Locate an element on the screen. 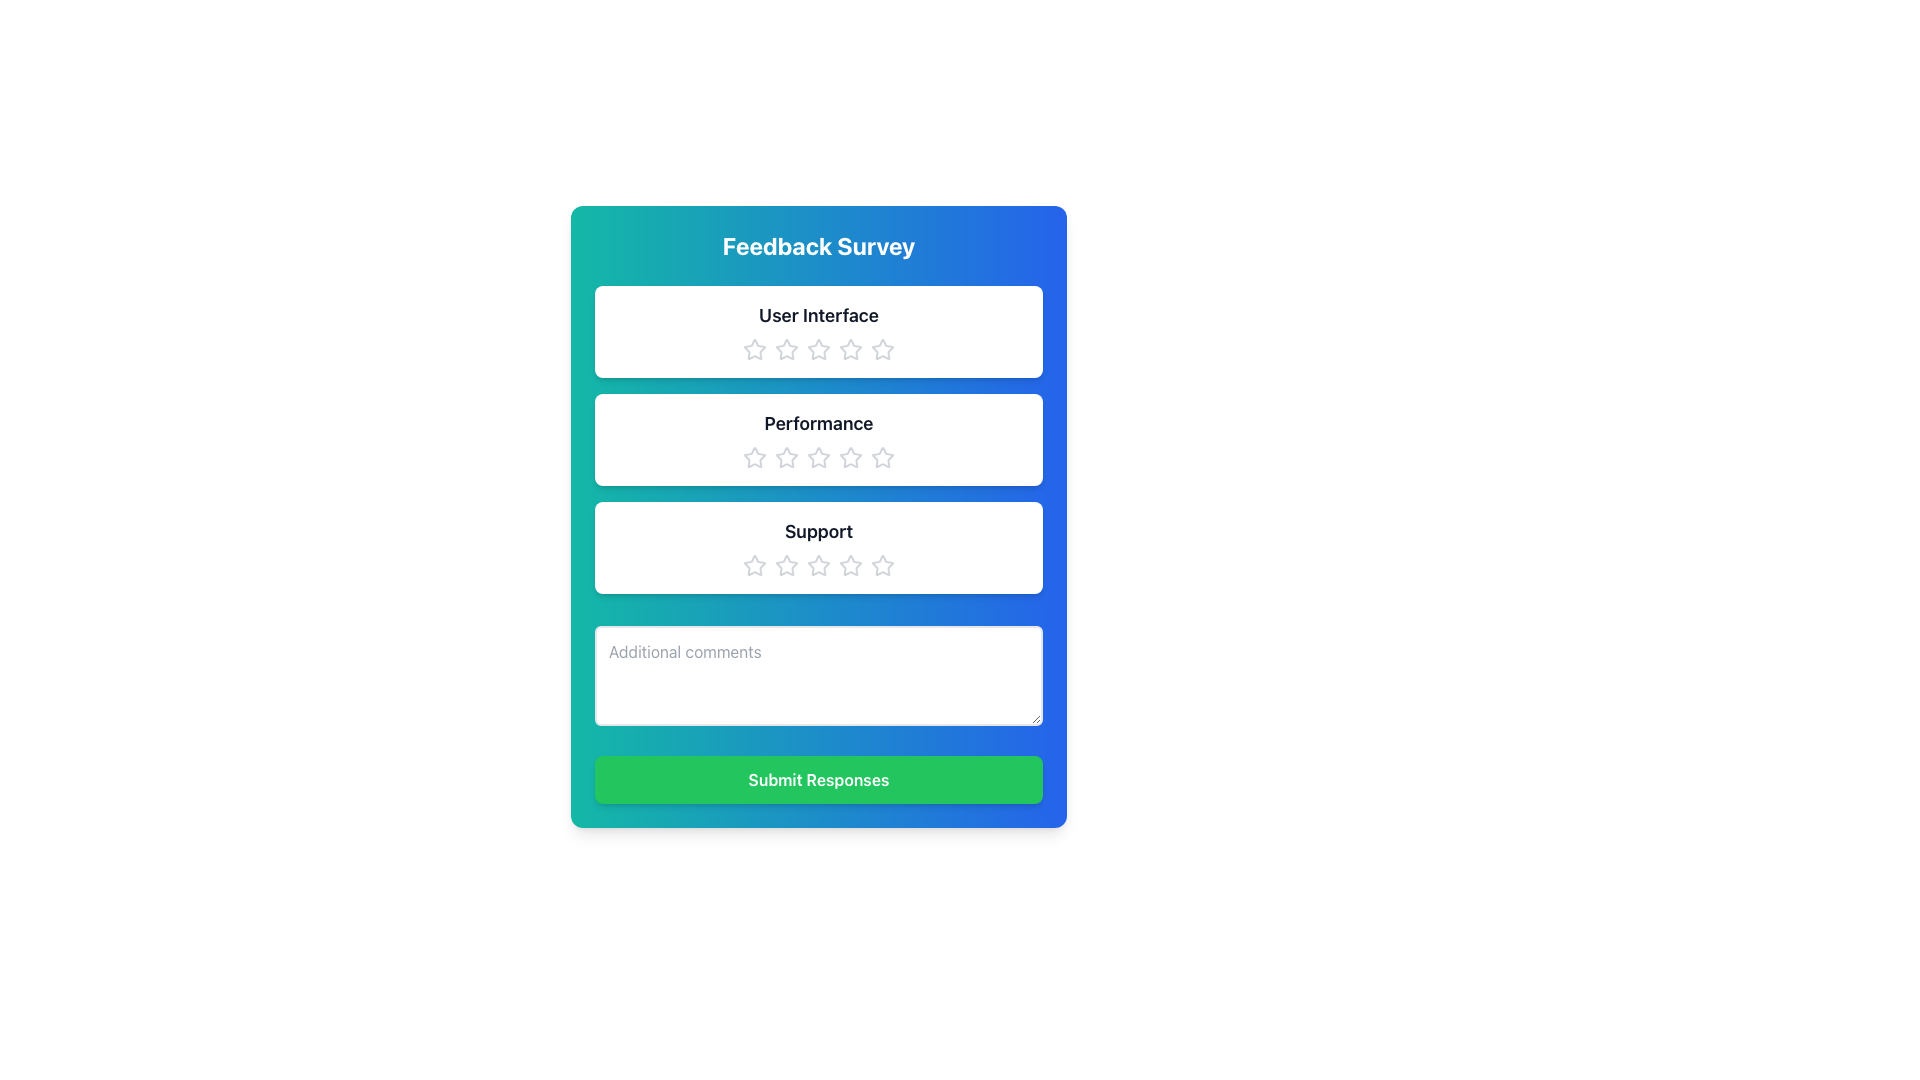 Image resolution: width=1920 pixels, height=1080 pixels. the second star in the five-star rating control under the 'Support' section of the feedback survey form is located at coordinates (786, 566).